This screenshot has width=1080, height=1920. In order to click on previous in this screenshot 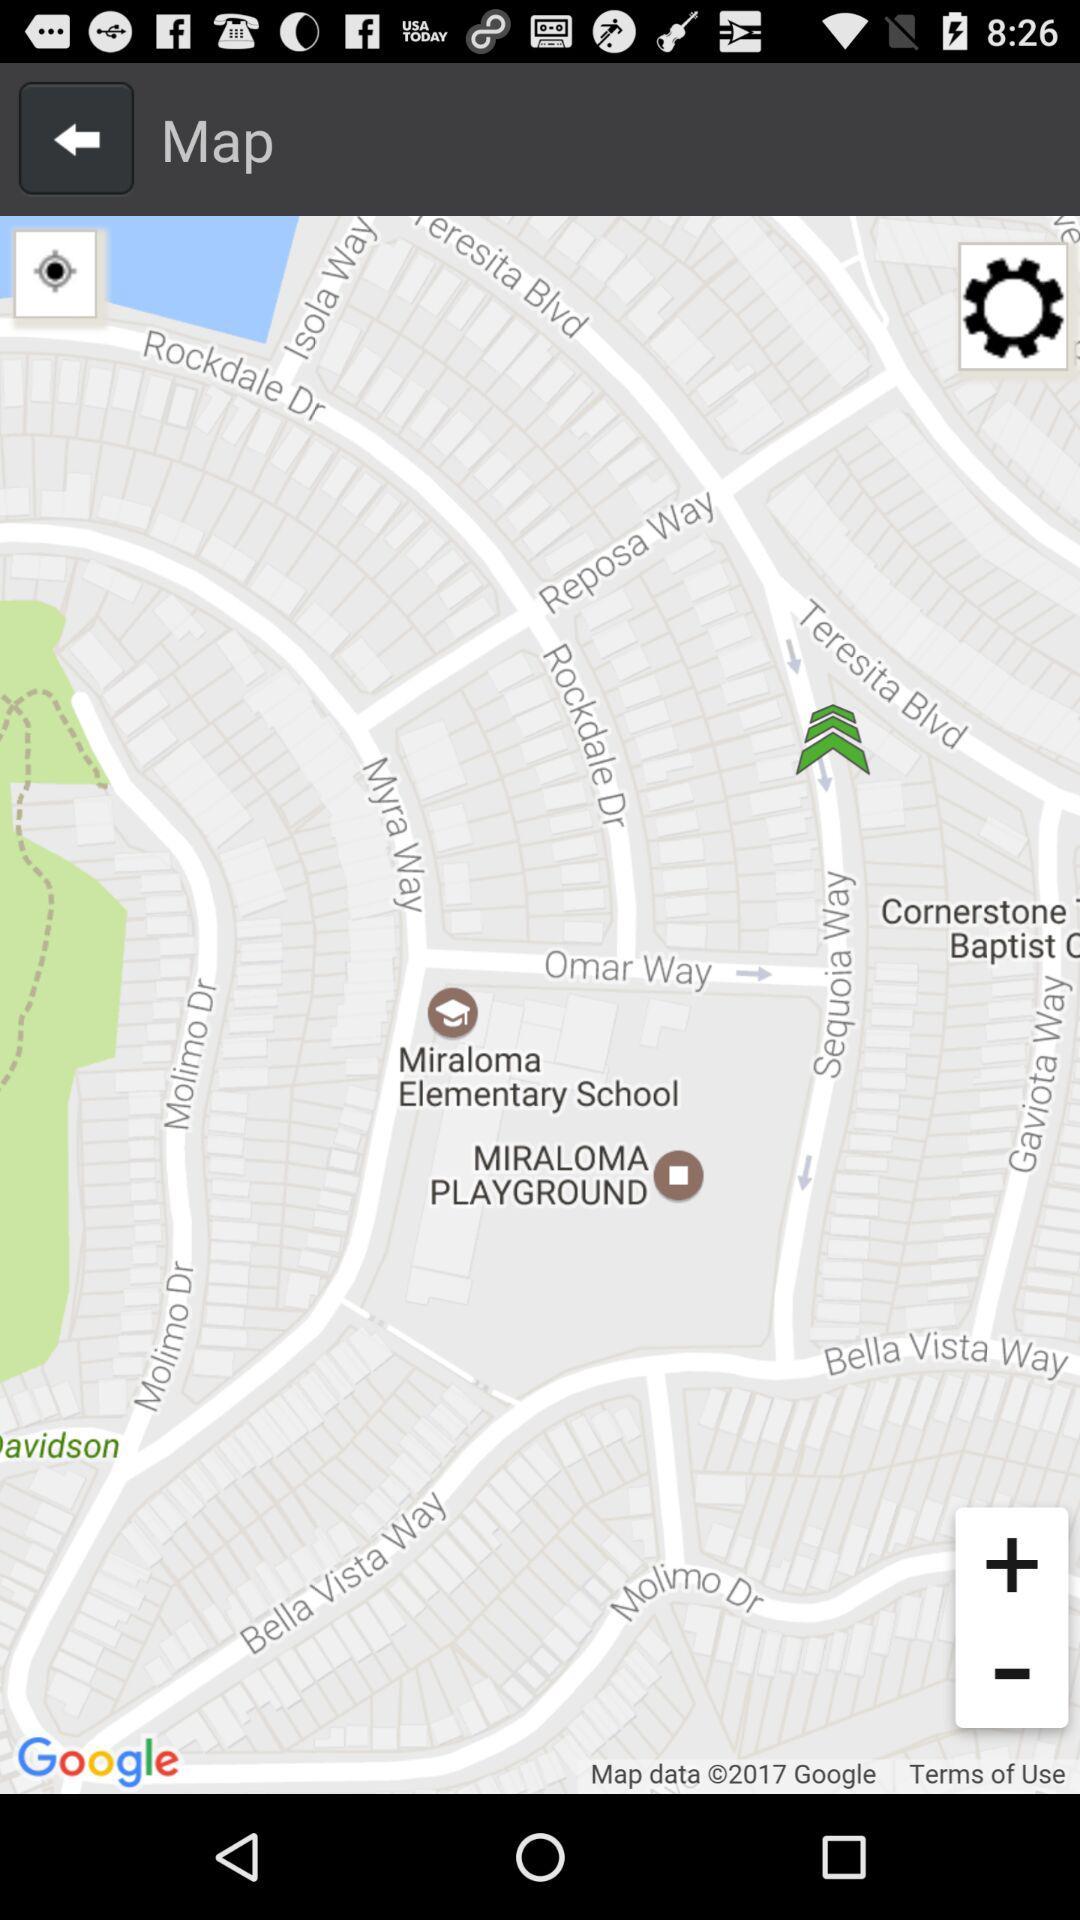, I will do `click(75, 138)`.